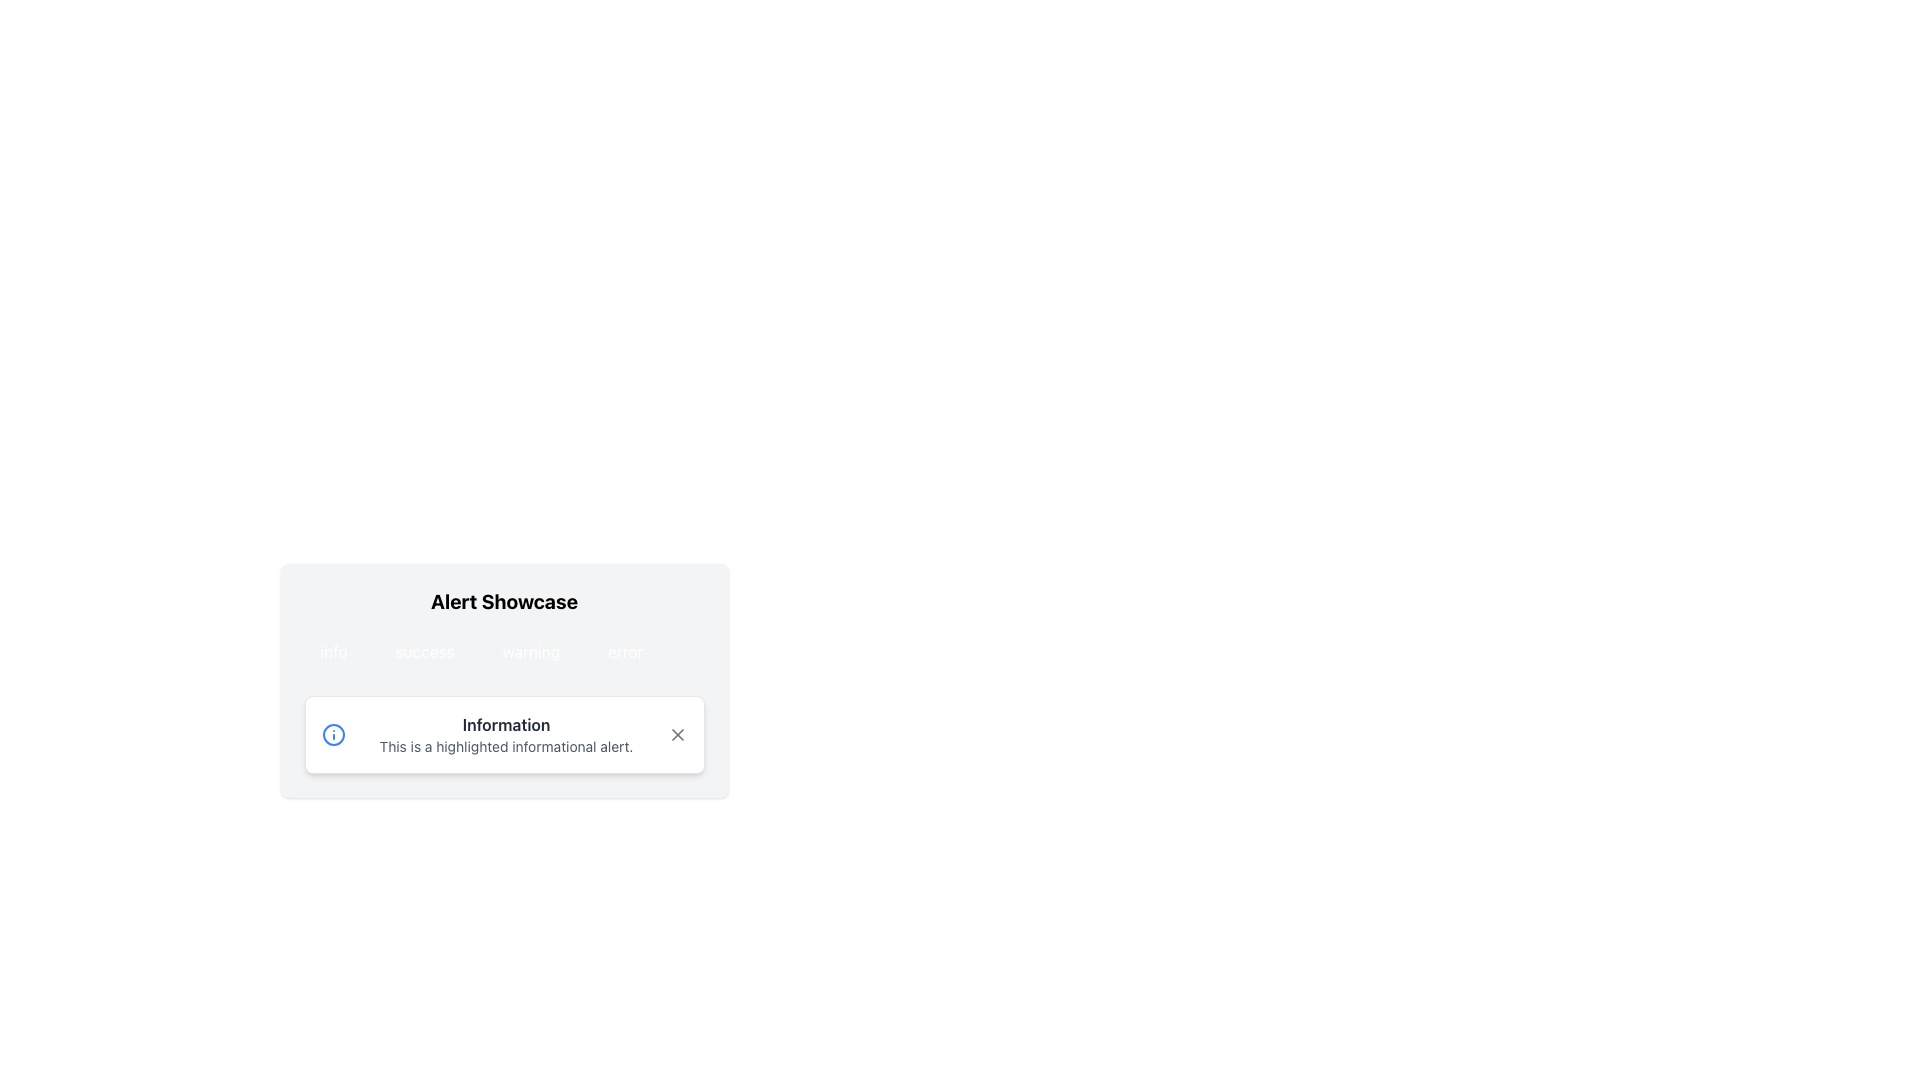  I want to click on the blue-stroked SVG circle element that is part of the information icon on the left side of the notification box, so click(333, 735).